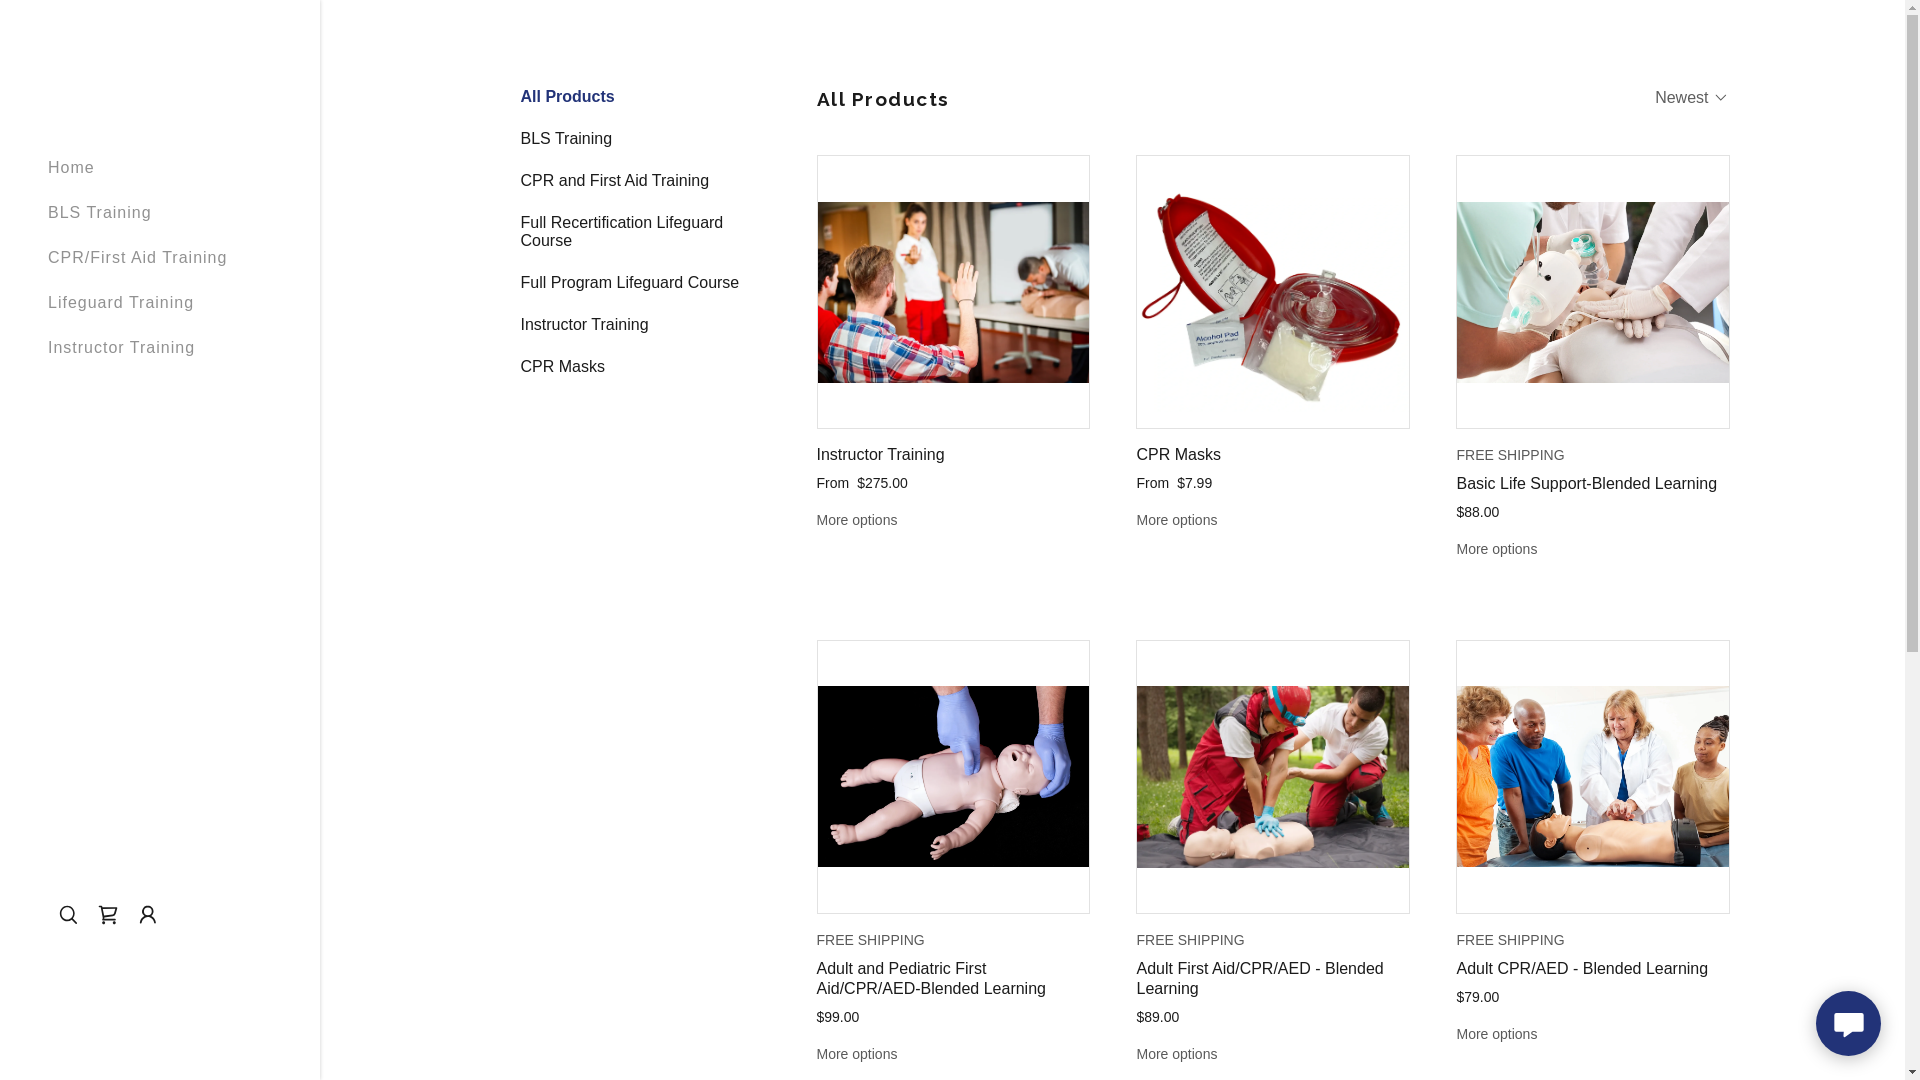 The image size is (1920, 1080). I want to click on 'CPR Masks', so click(631, 366).